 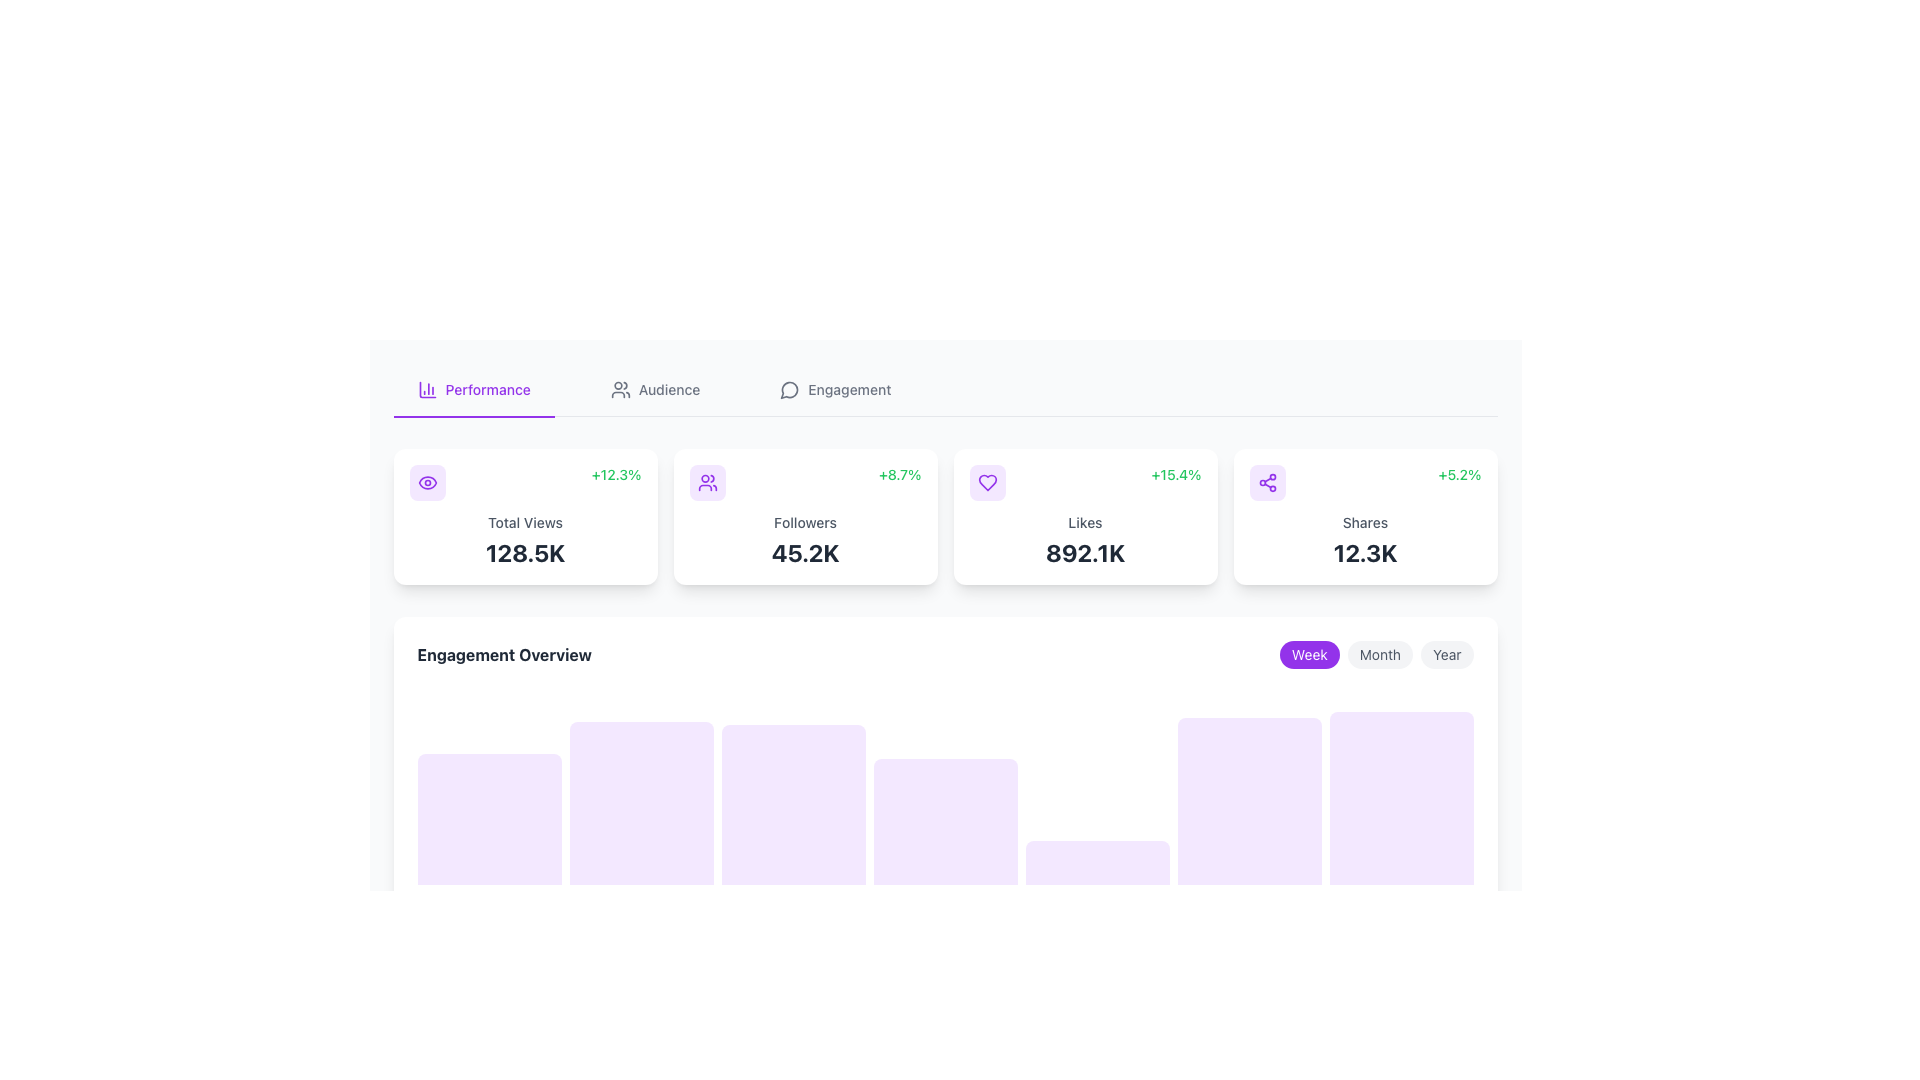 What do you see at coordinates (1084, 515) in the screenshot?
I see `the statistical data card that has a white background, rounded corners, a purple heart icon, a green percentage indicator '+15.4%', the label 'Likes' in gray, and bold text '892.1K' for additional details` at bounding box center [1084, 515].